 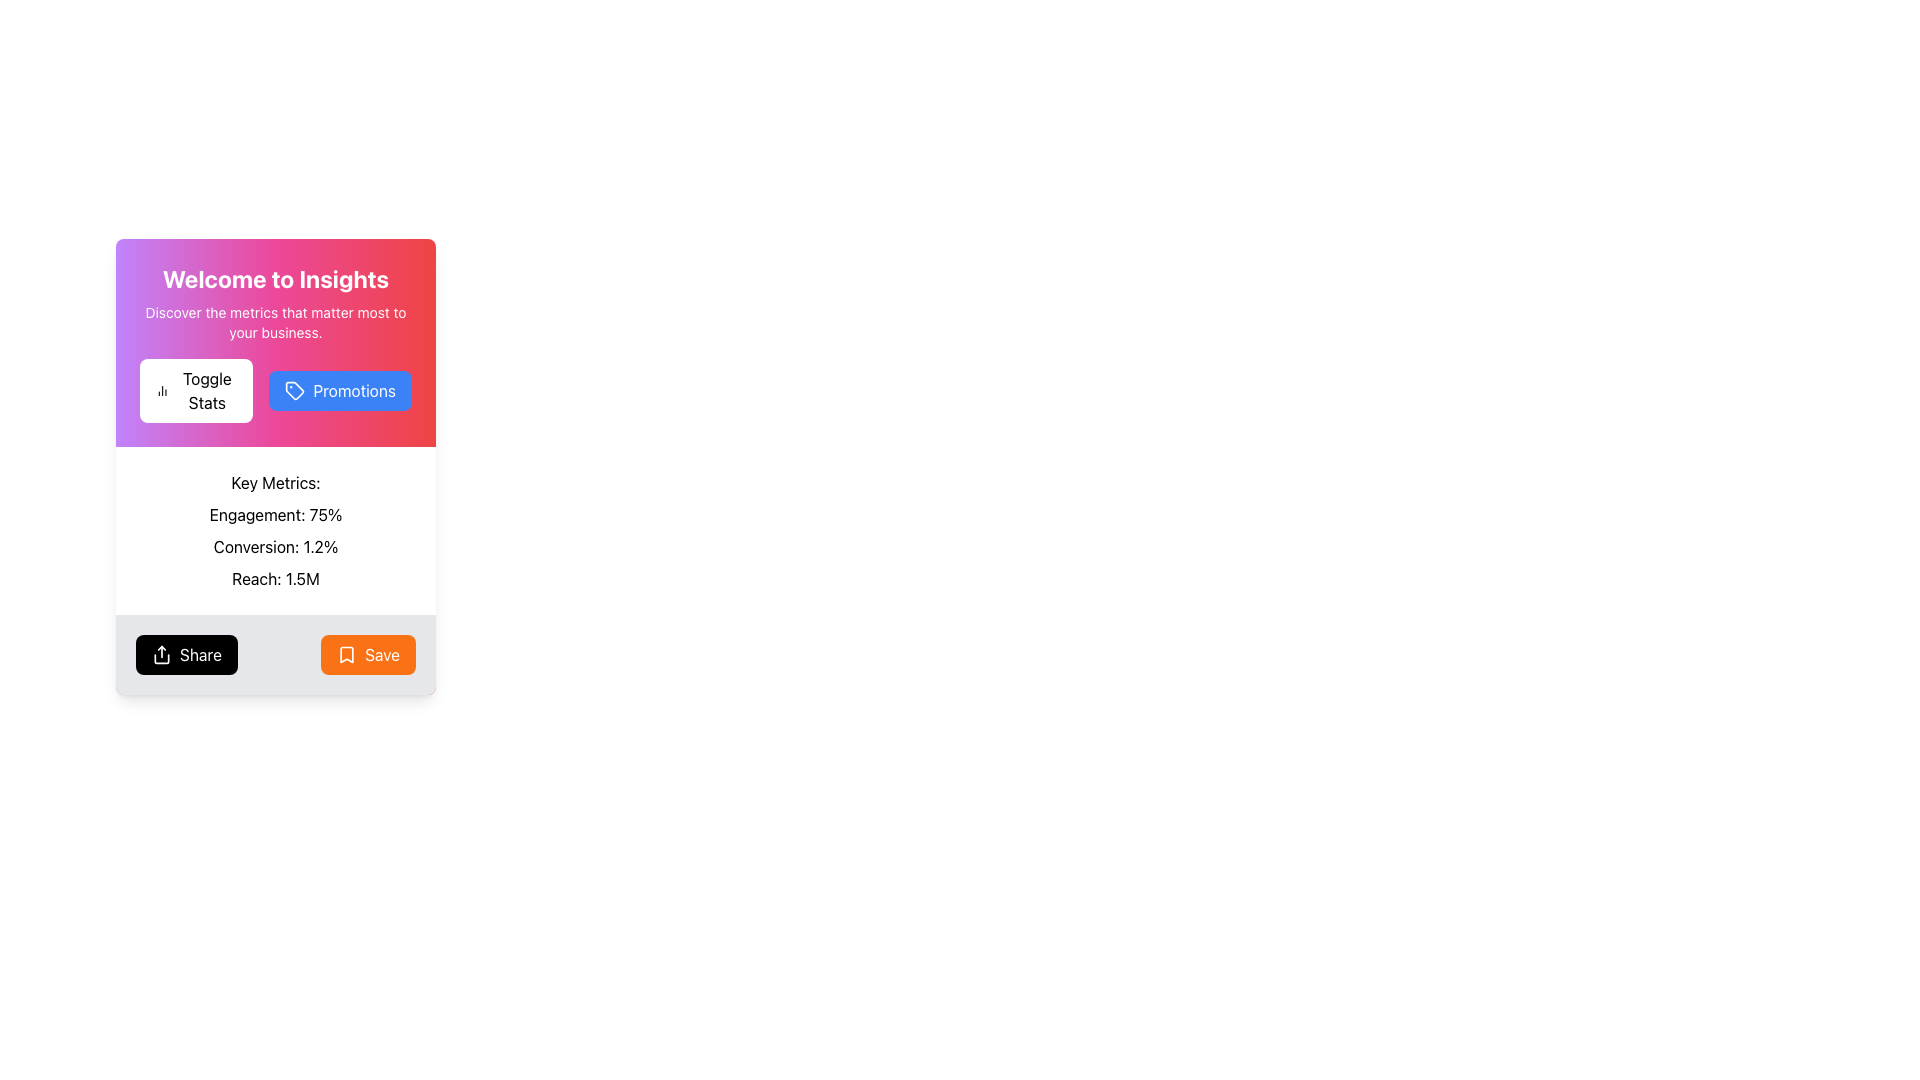 What do you see at coordinates (274, 322) in the screenshot?
I see `the text block containing the phrase 'Discover the metrics that matter most to your business.' which is located below the title 'Welcome to Insights'` at bounding box center [274, 322].